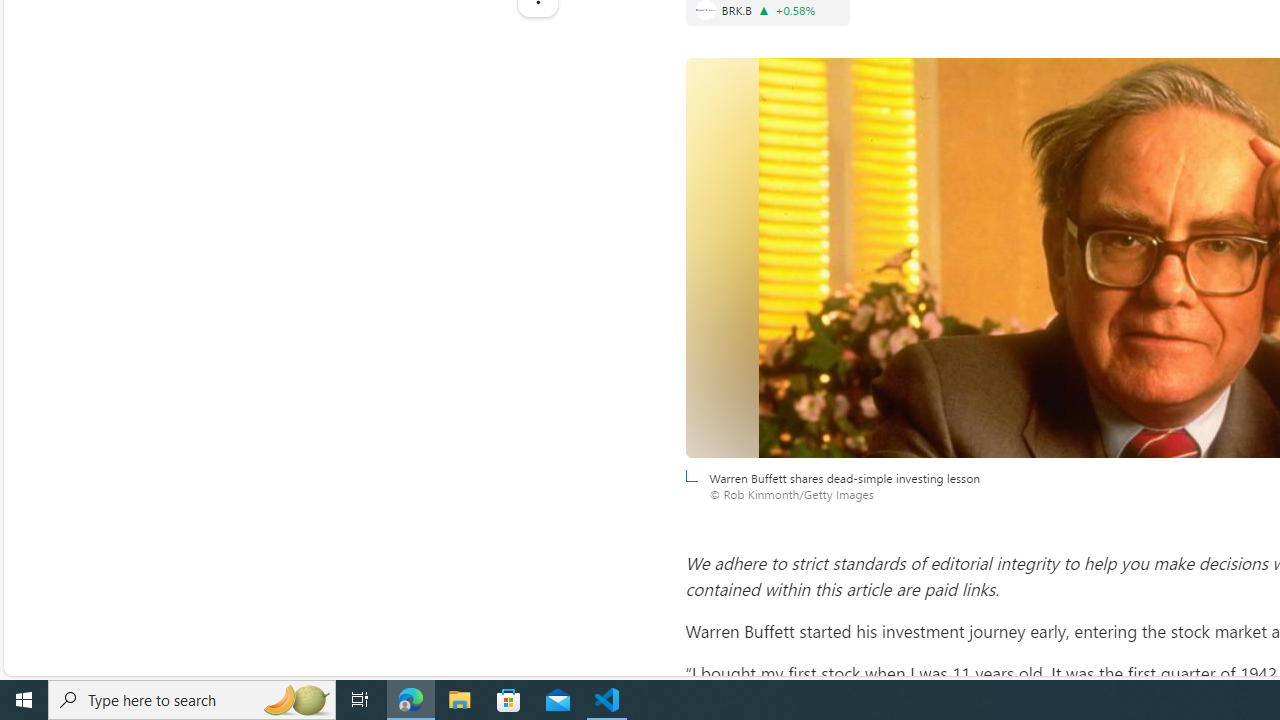 Image resolution: width=1280 pixels, height=720 pixels. I want to click on 'BERKSHIRE HATHAWAY INC.', so click(705, 10).